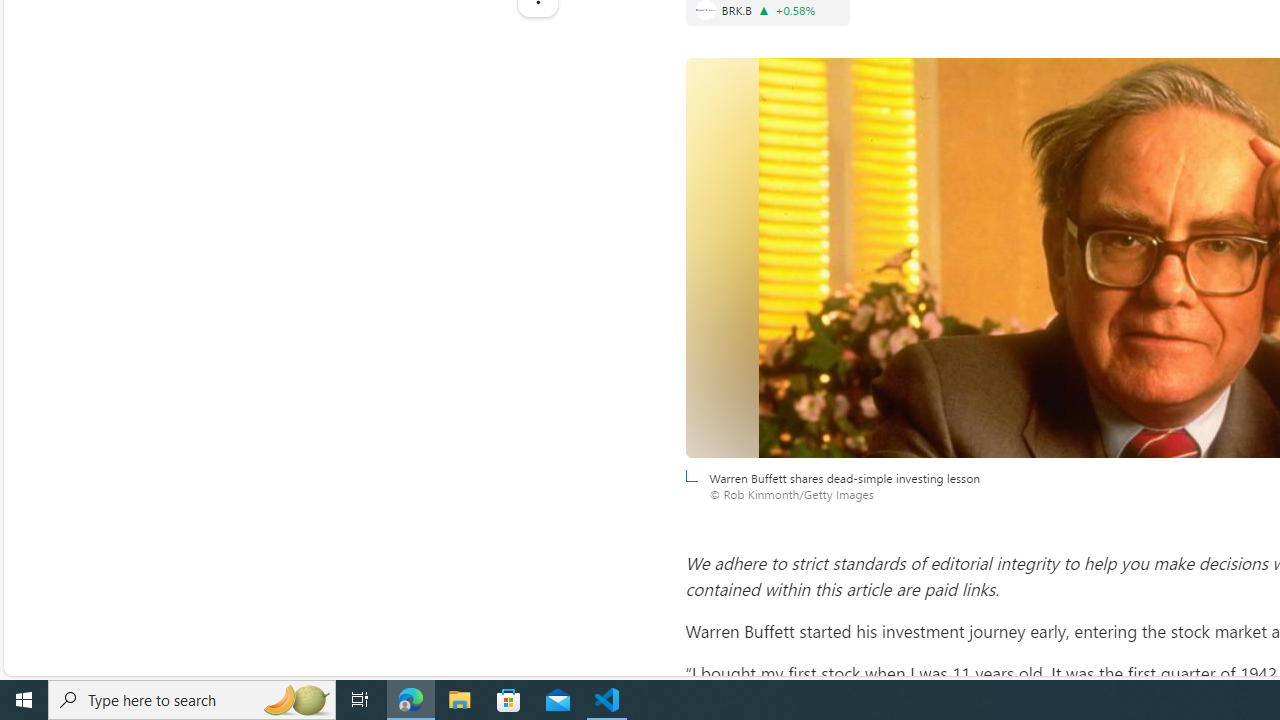 Image resolution: width=1280 pixels, height=720 pixels. I want to click on 'BERKSHIRE HATHAWAY INC.', so click(705, 10).